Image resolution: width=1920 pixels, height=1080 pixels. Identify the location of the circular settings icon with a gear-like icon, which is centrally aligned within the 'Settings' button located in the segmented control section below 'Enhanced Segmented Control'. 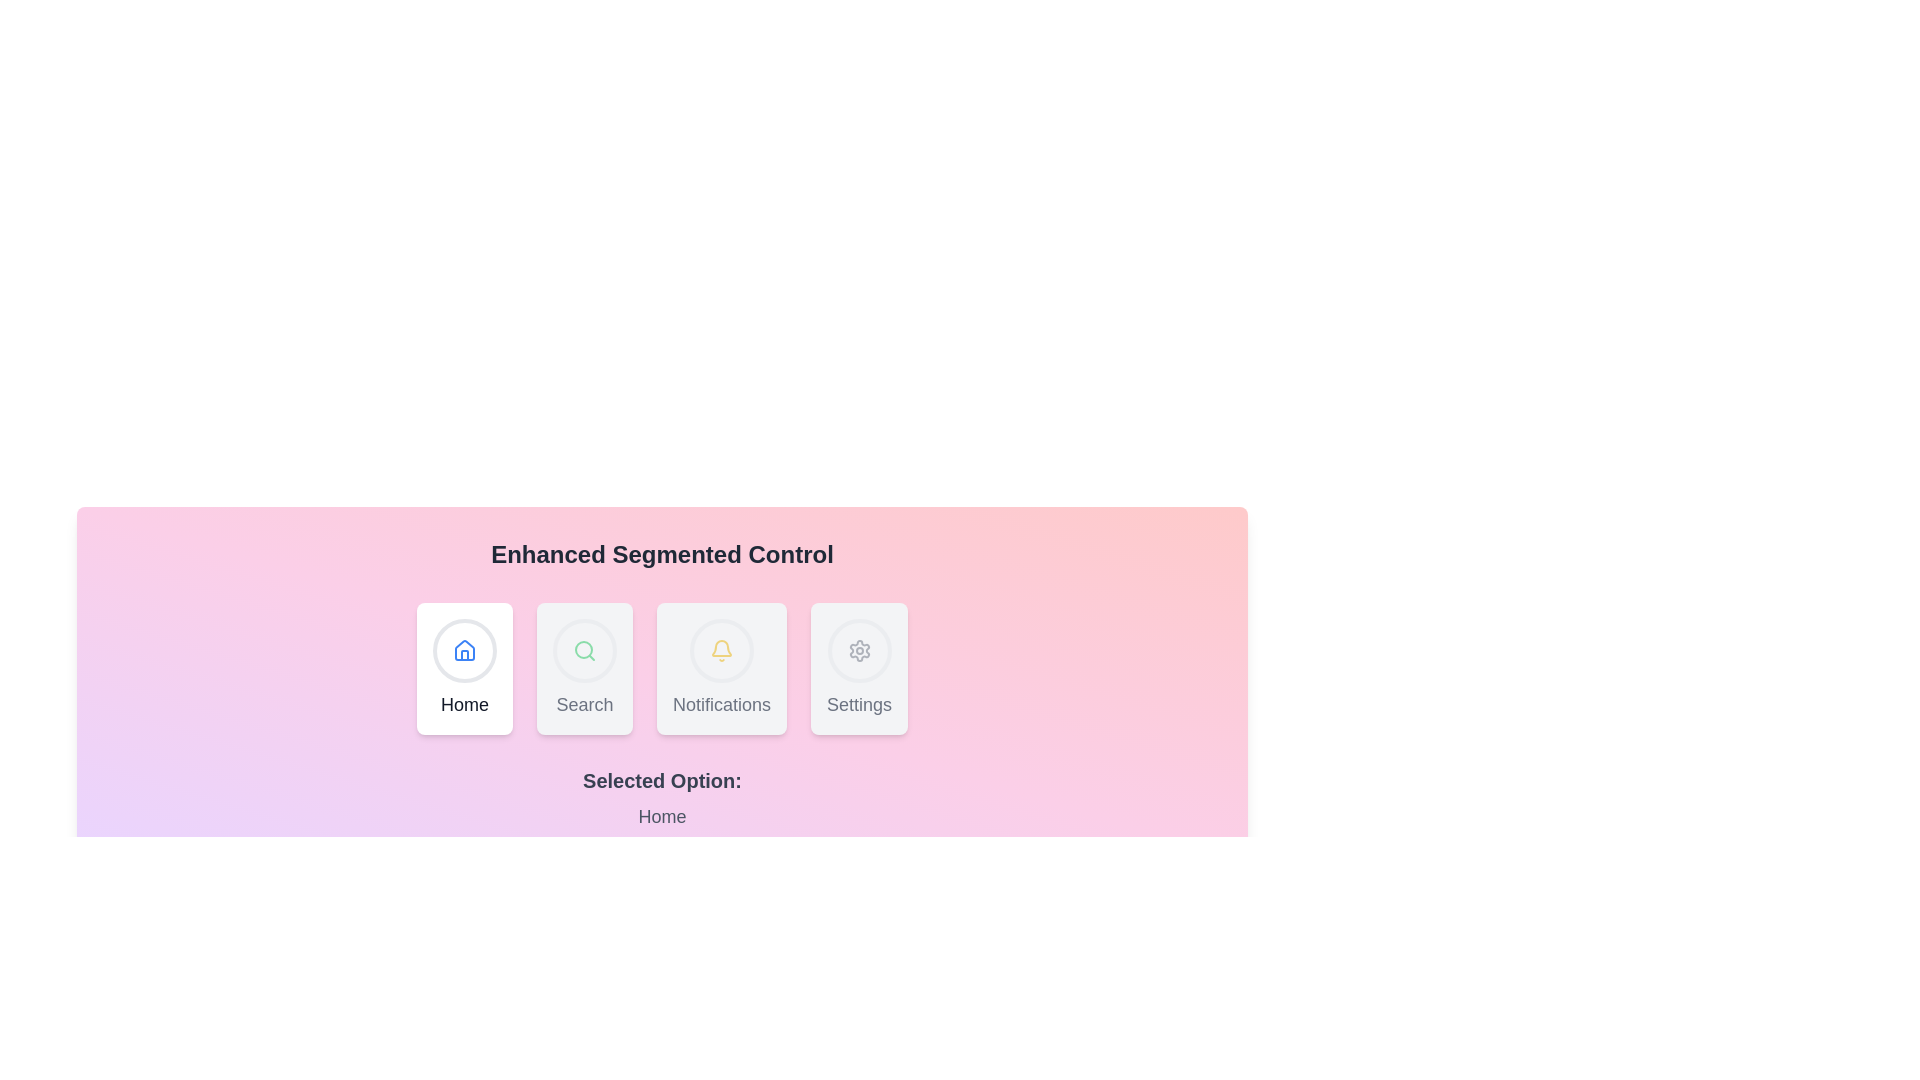
(859, 651).